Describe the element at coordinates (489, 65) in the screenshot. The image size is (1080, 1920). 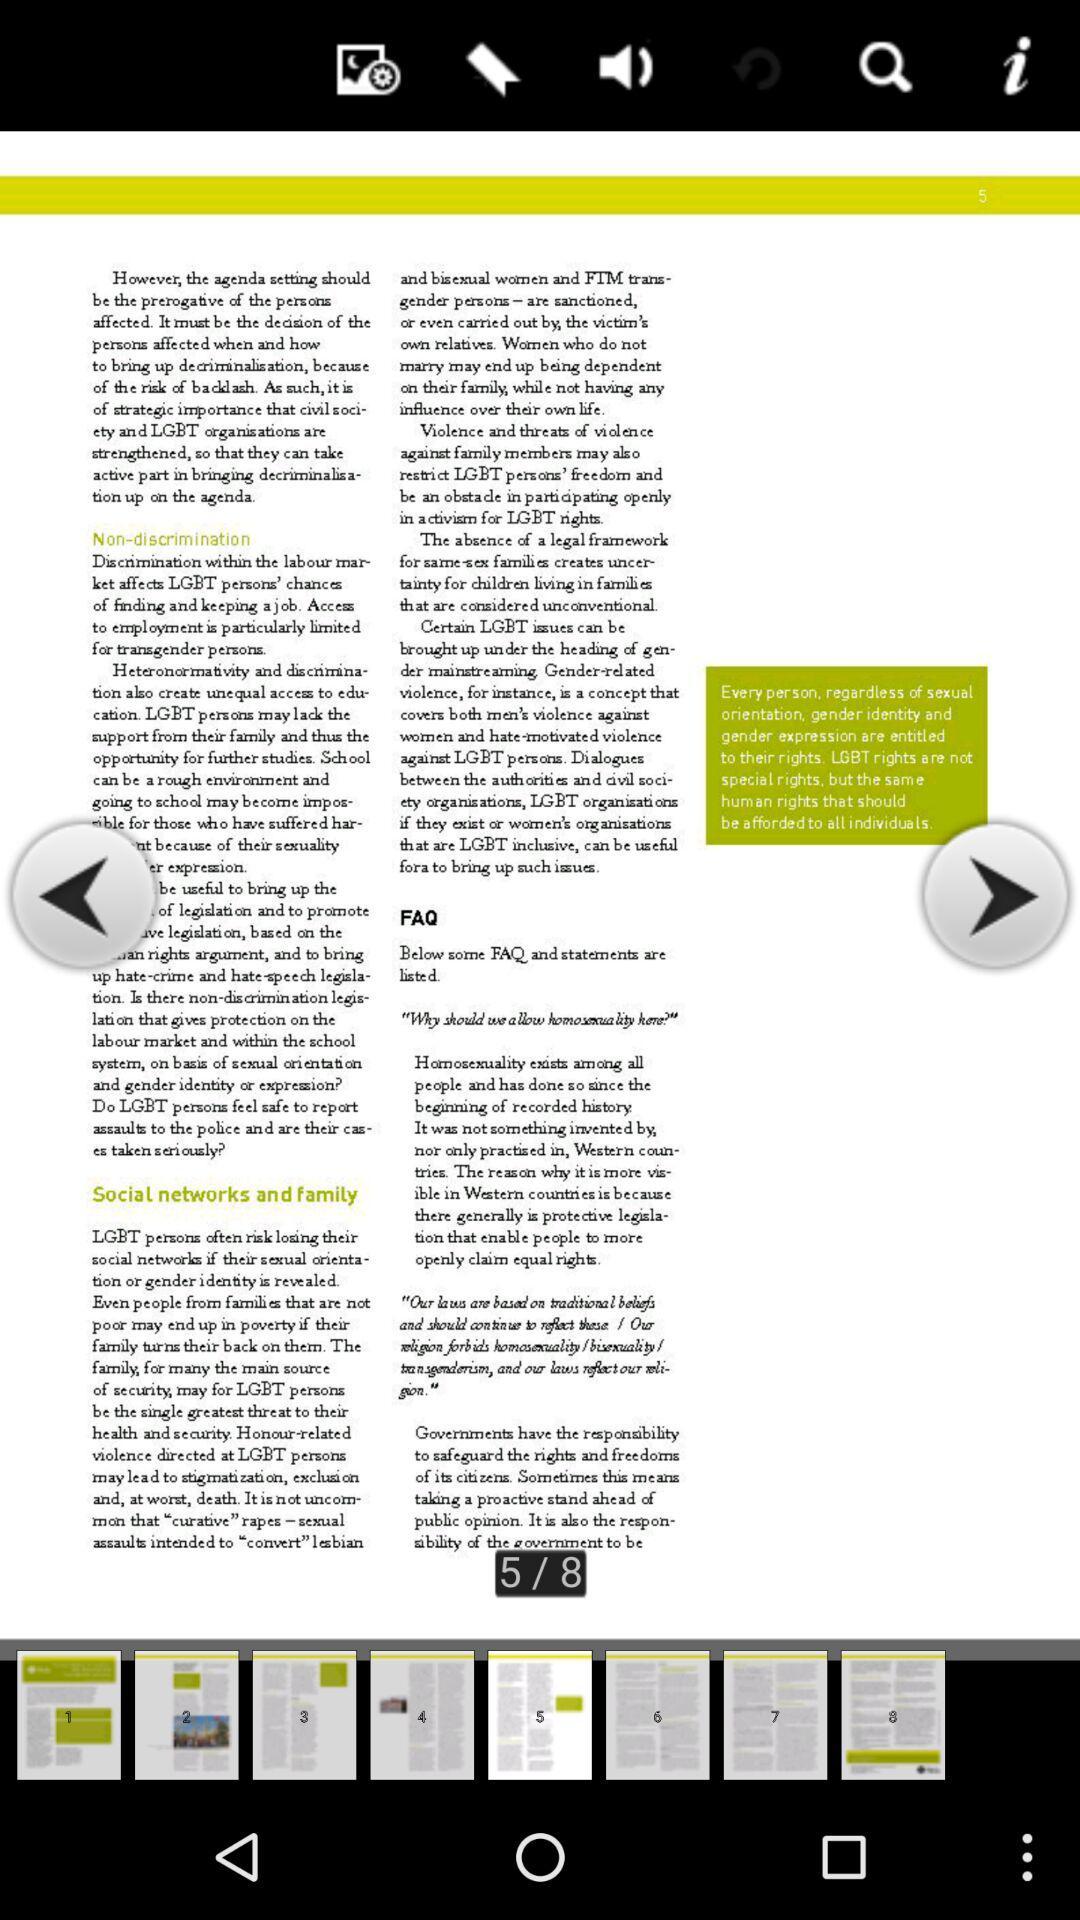
I see `enable bookmark` at that location.